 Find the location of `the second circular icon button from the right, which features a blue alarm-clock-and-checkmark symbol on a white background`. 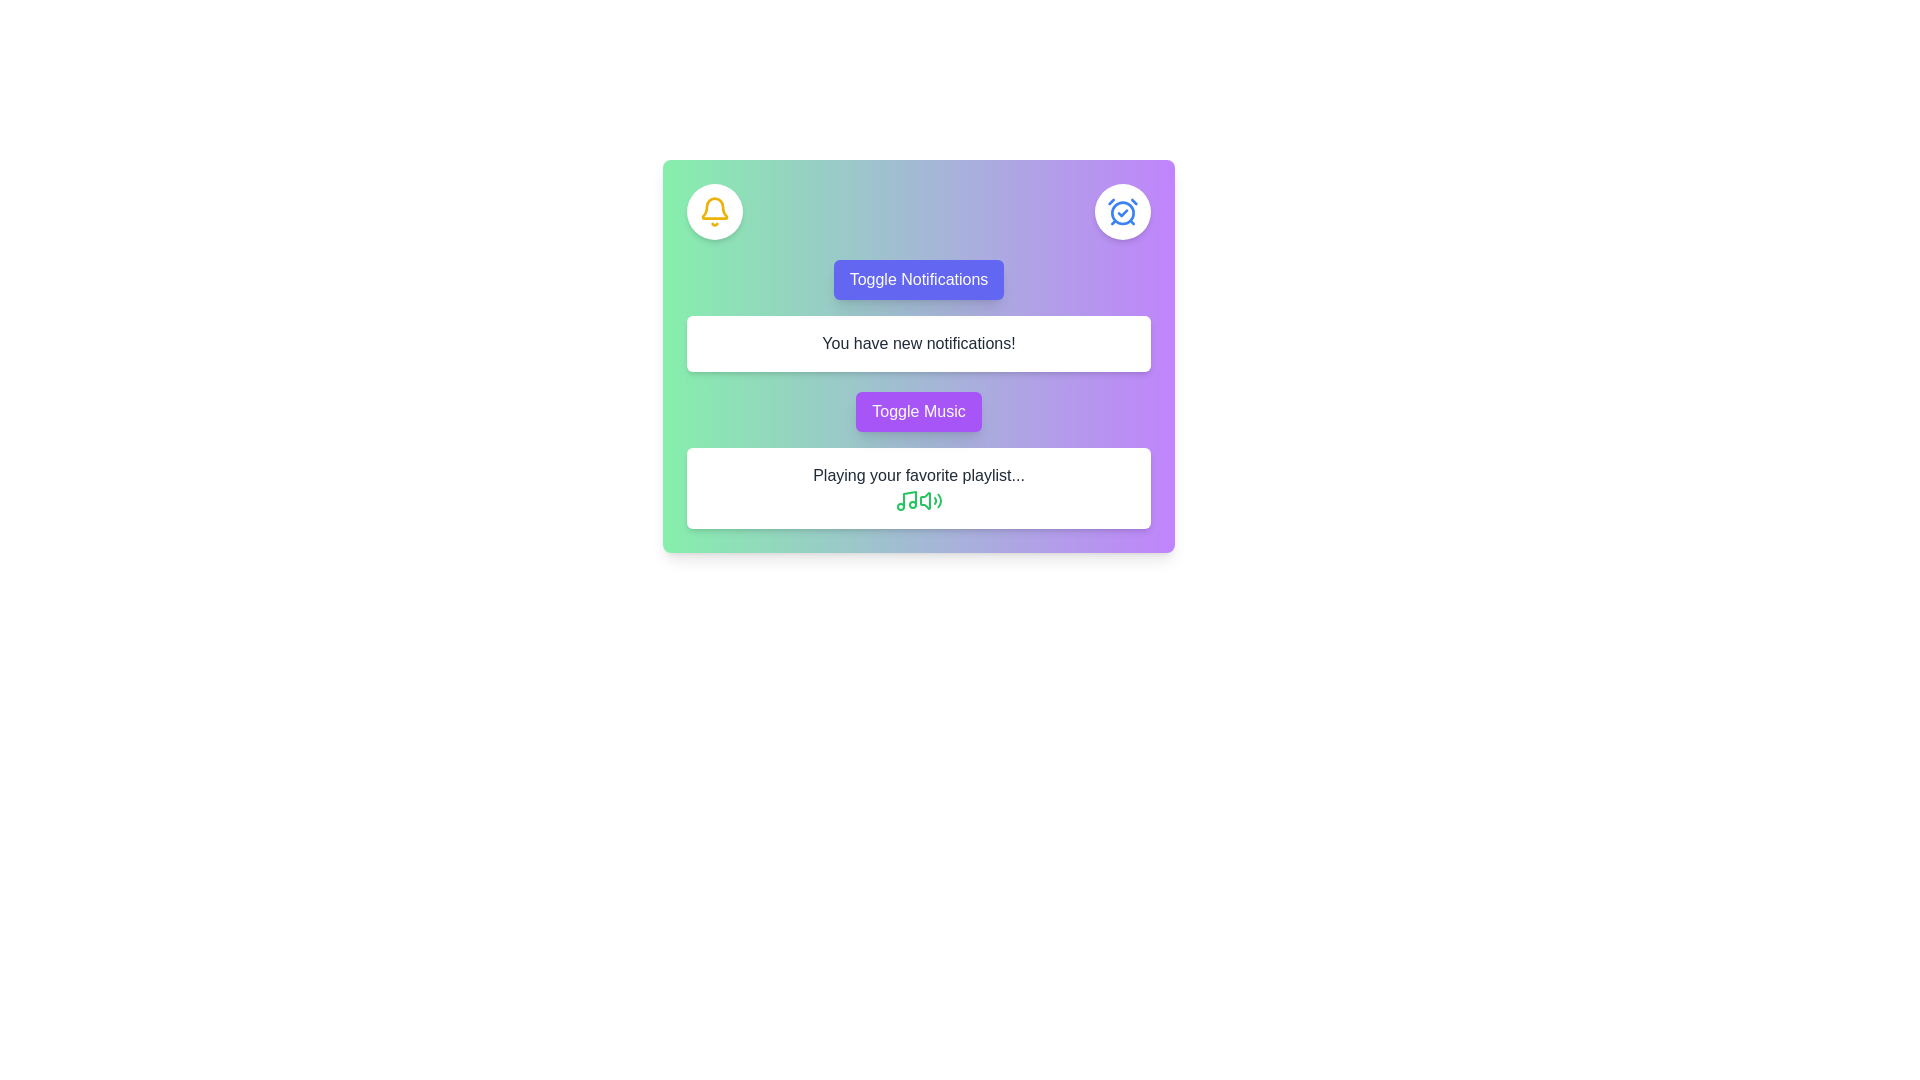

the second circular icon button from the right, which features a blue alarm-clock-and-checkmark symbol on a white background is located at coordinates (1123, 212).